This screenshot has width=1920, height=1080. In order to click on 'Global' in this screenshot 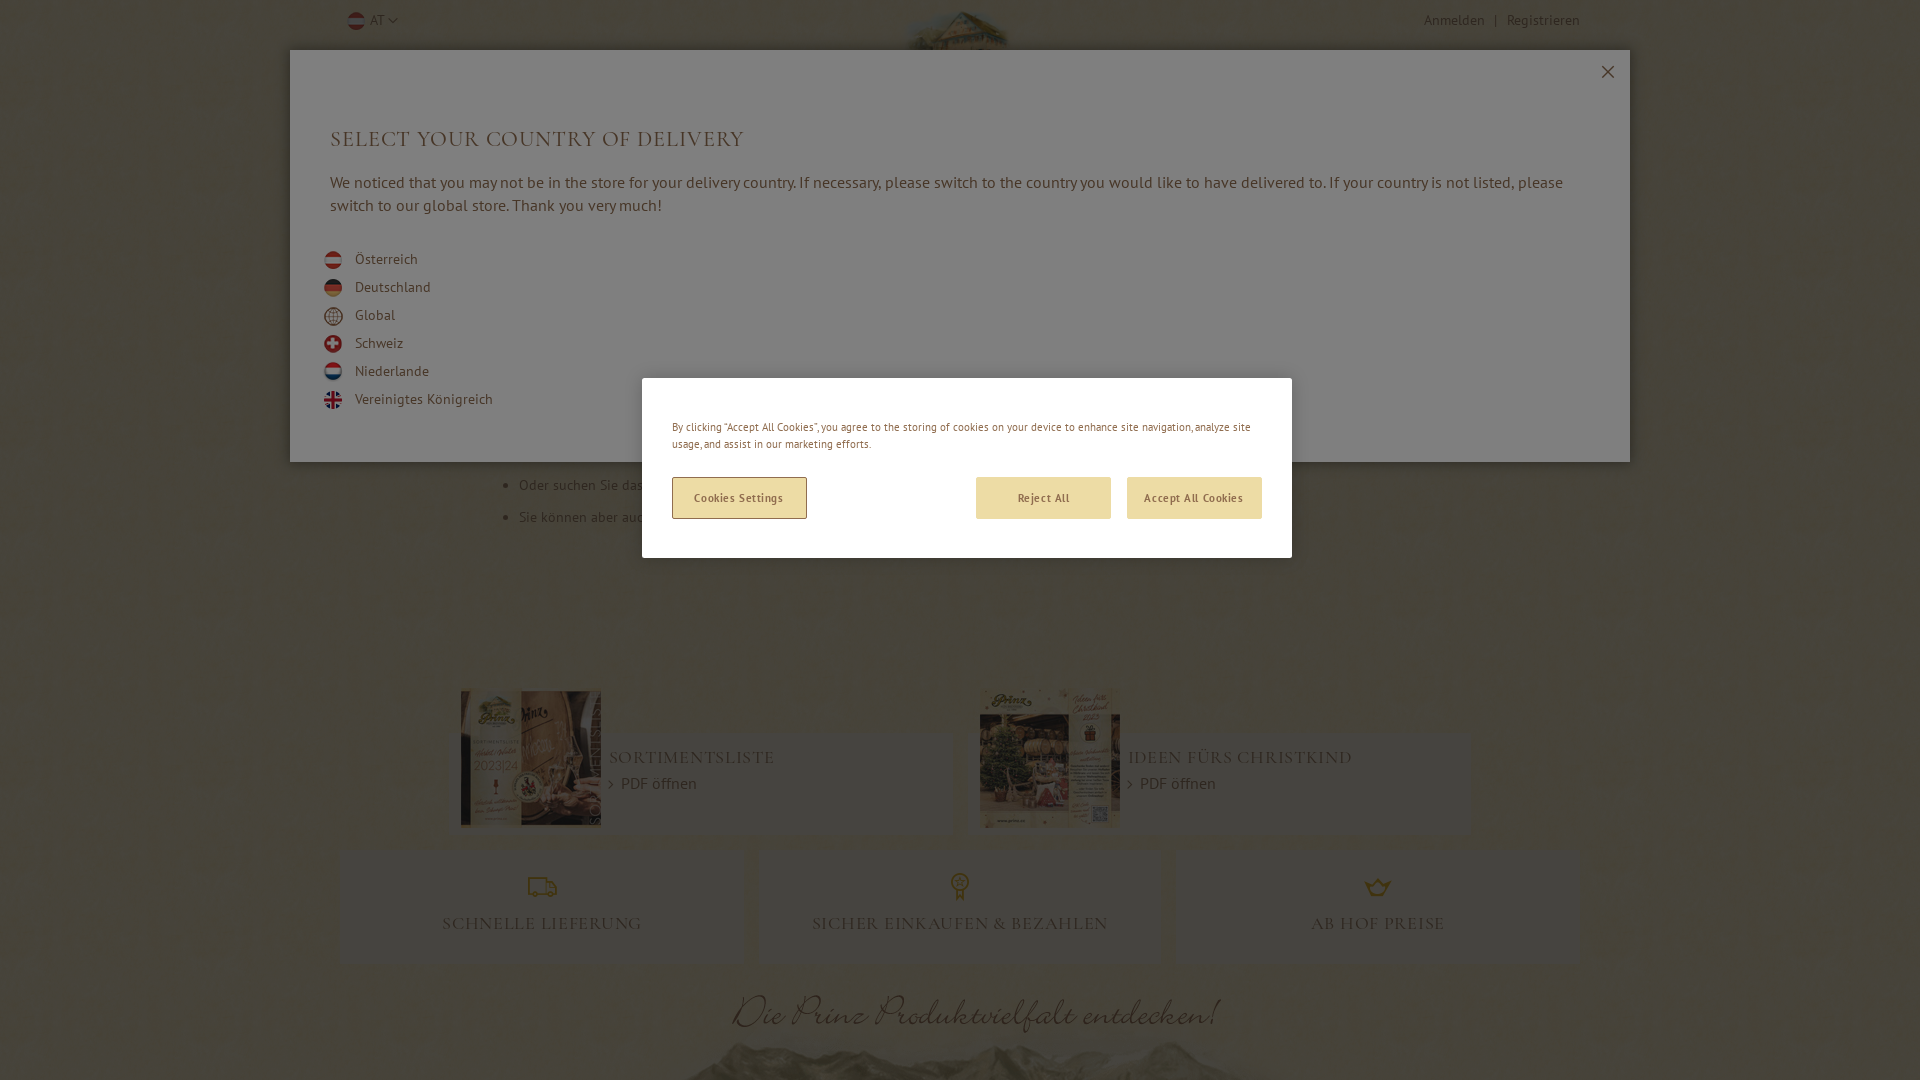, I will do `click(374, 315)`.